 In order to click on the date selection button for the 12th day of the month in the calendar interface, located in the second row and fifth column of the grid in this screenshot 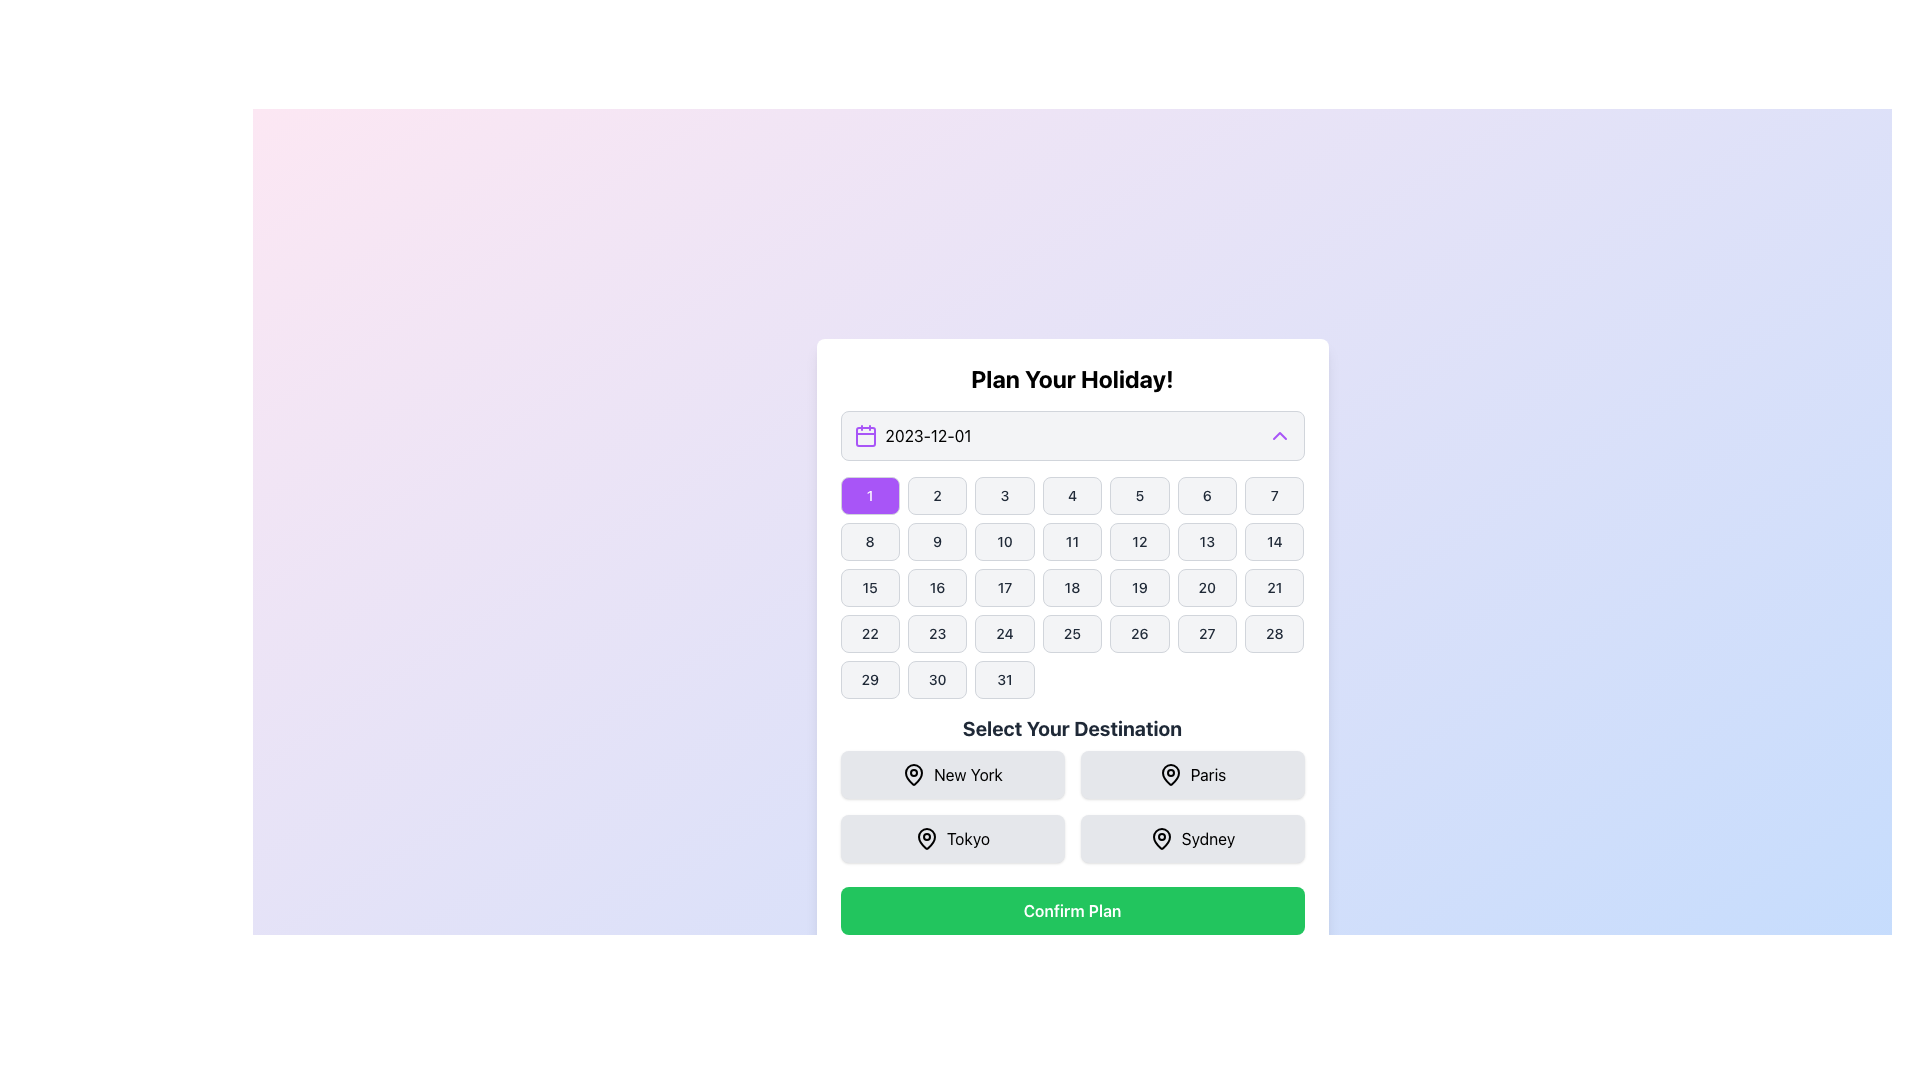, I will do `click(1139, 542)`.